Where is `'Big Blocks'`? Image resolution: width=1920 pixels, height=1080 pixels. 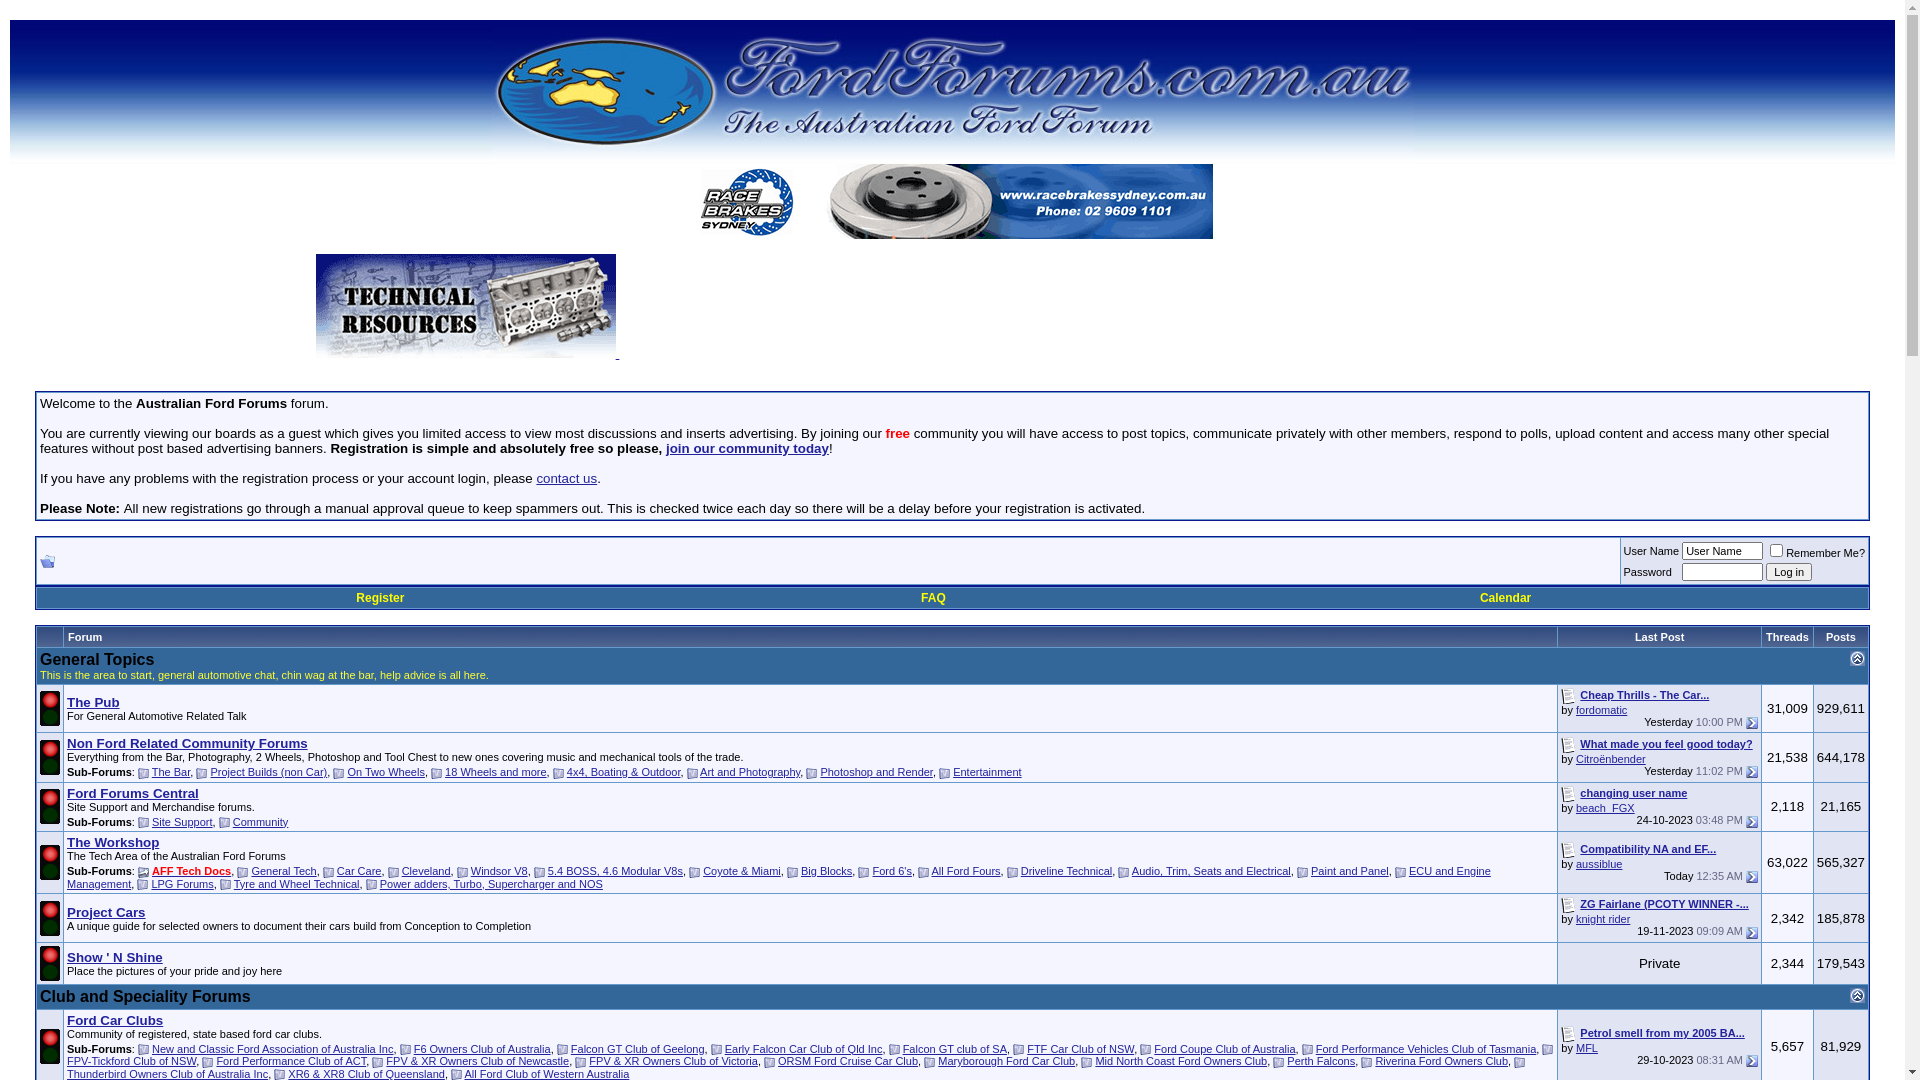 'Big Blocks' is located at coordinates (826, 870).